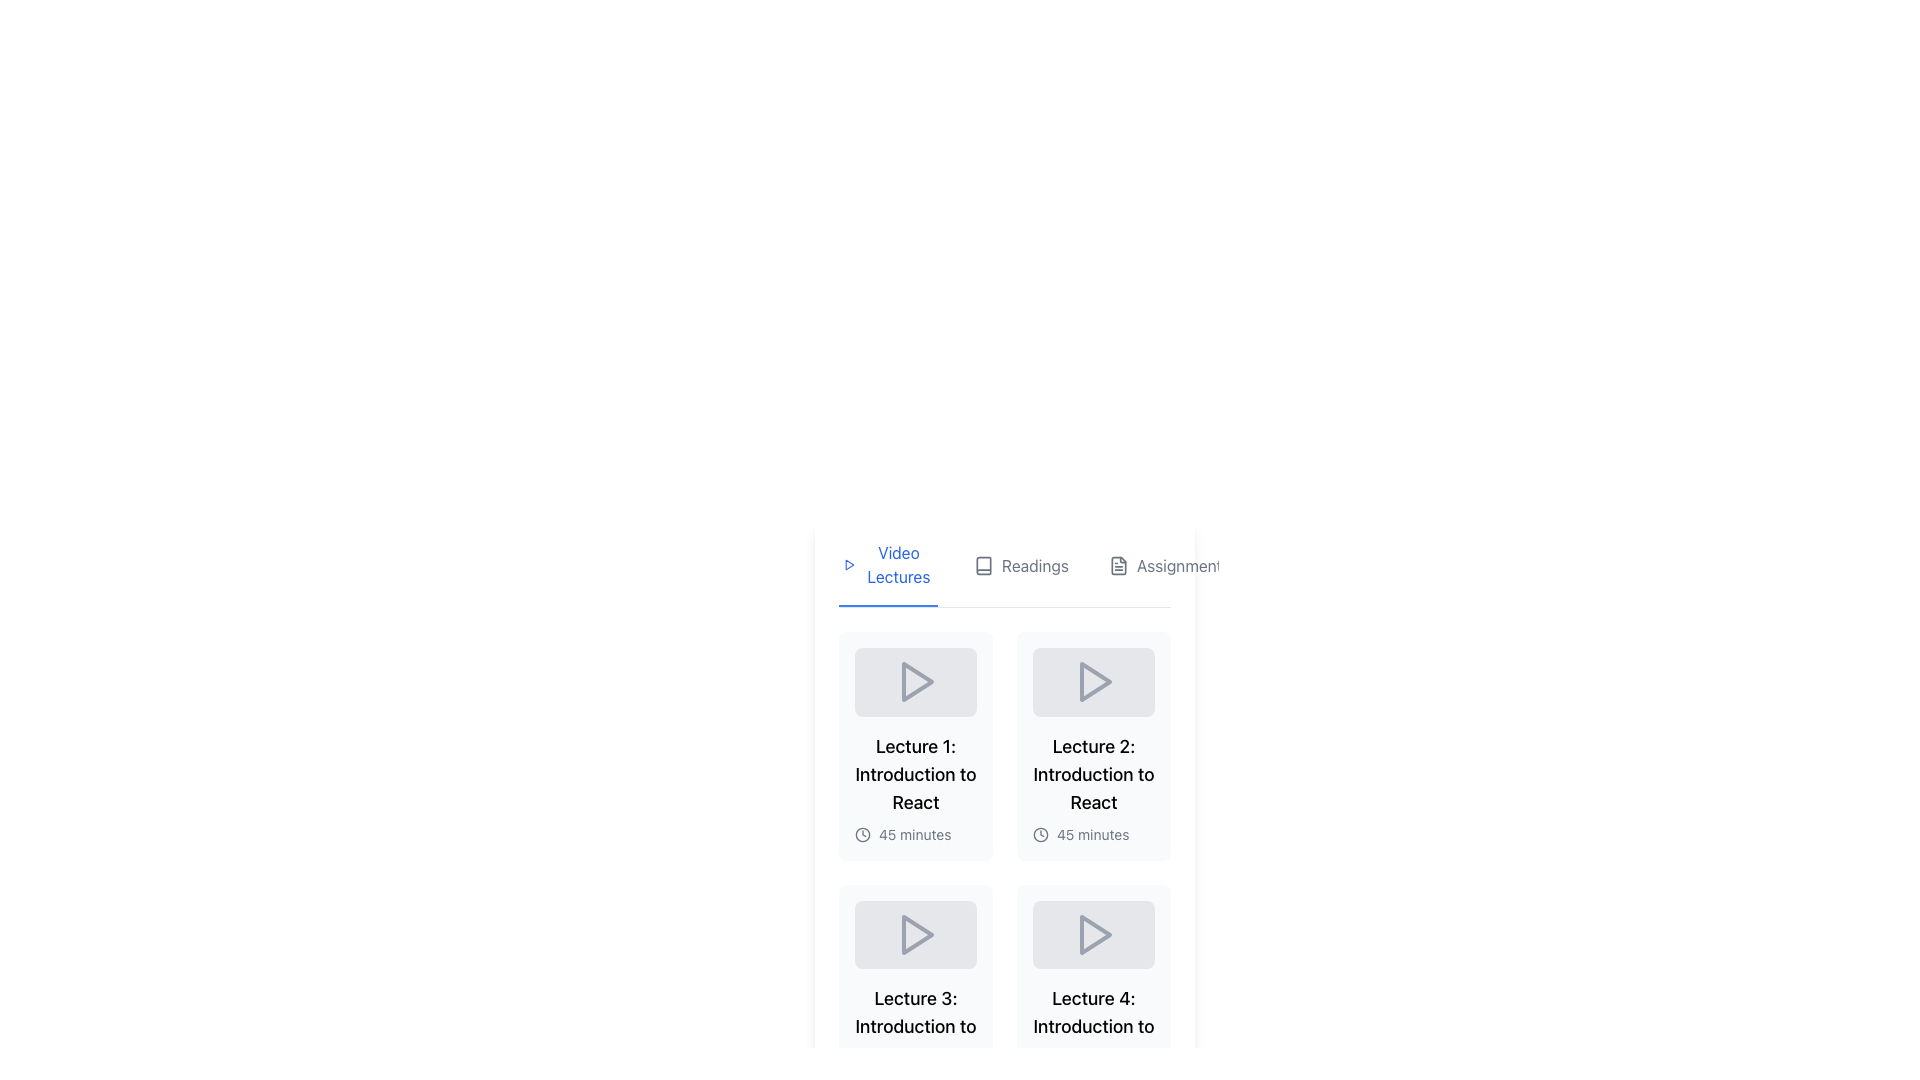 Image resolution: width=1920 pixels, height=1080 pixels. I want to click on the equilateral triangle button pointing to the right within the 'Lecture 4: Introduction to React' card, so click(1094, 933).